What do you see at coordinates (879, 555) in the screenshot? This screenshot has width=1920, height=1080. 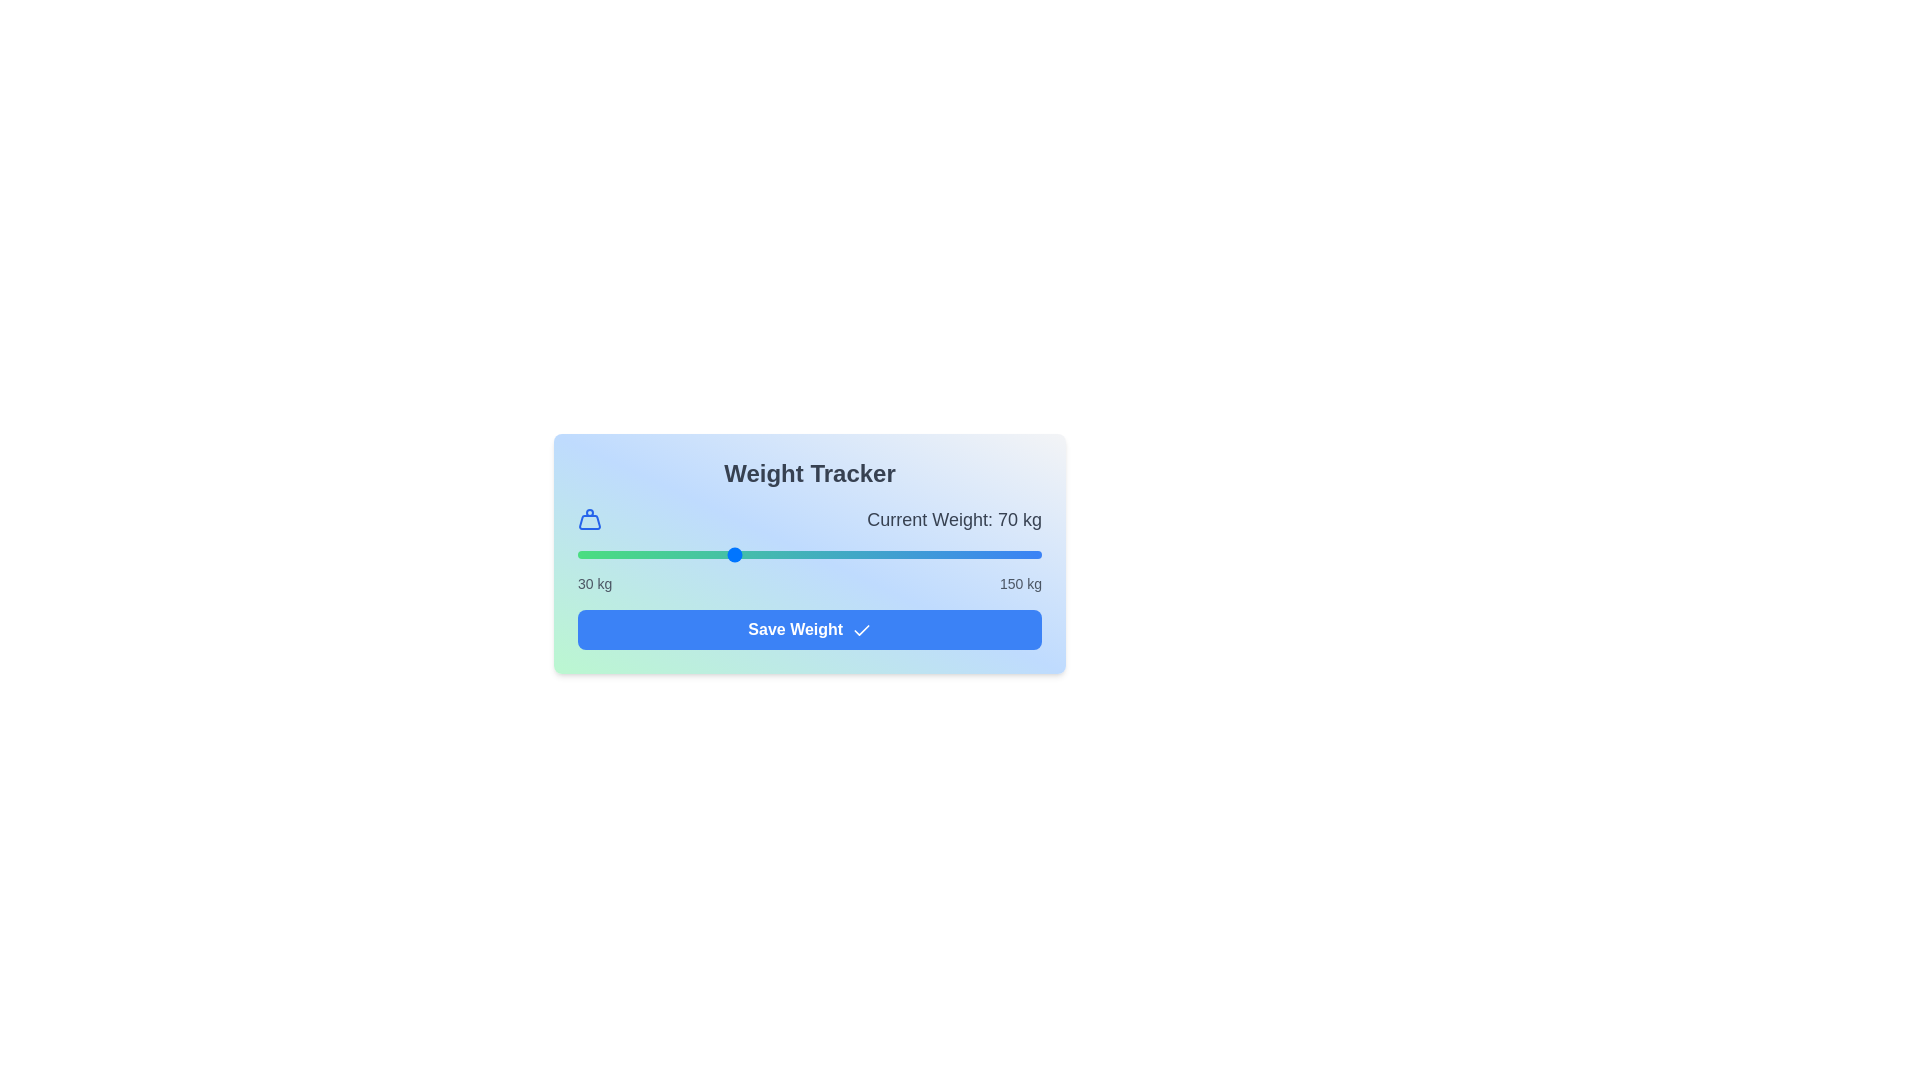 I see `the weight slider to 108 kg` at bounding box center [879, 555].